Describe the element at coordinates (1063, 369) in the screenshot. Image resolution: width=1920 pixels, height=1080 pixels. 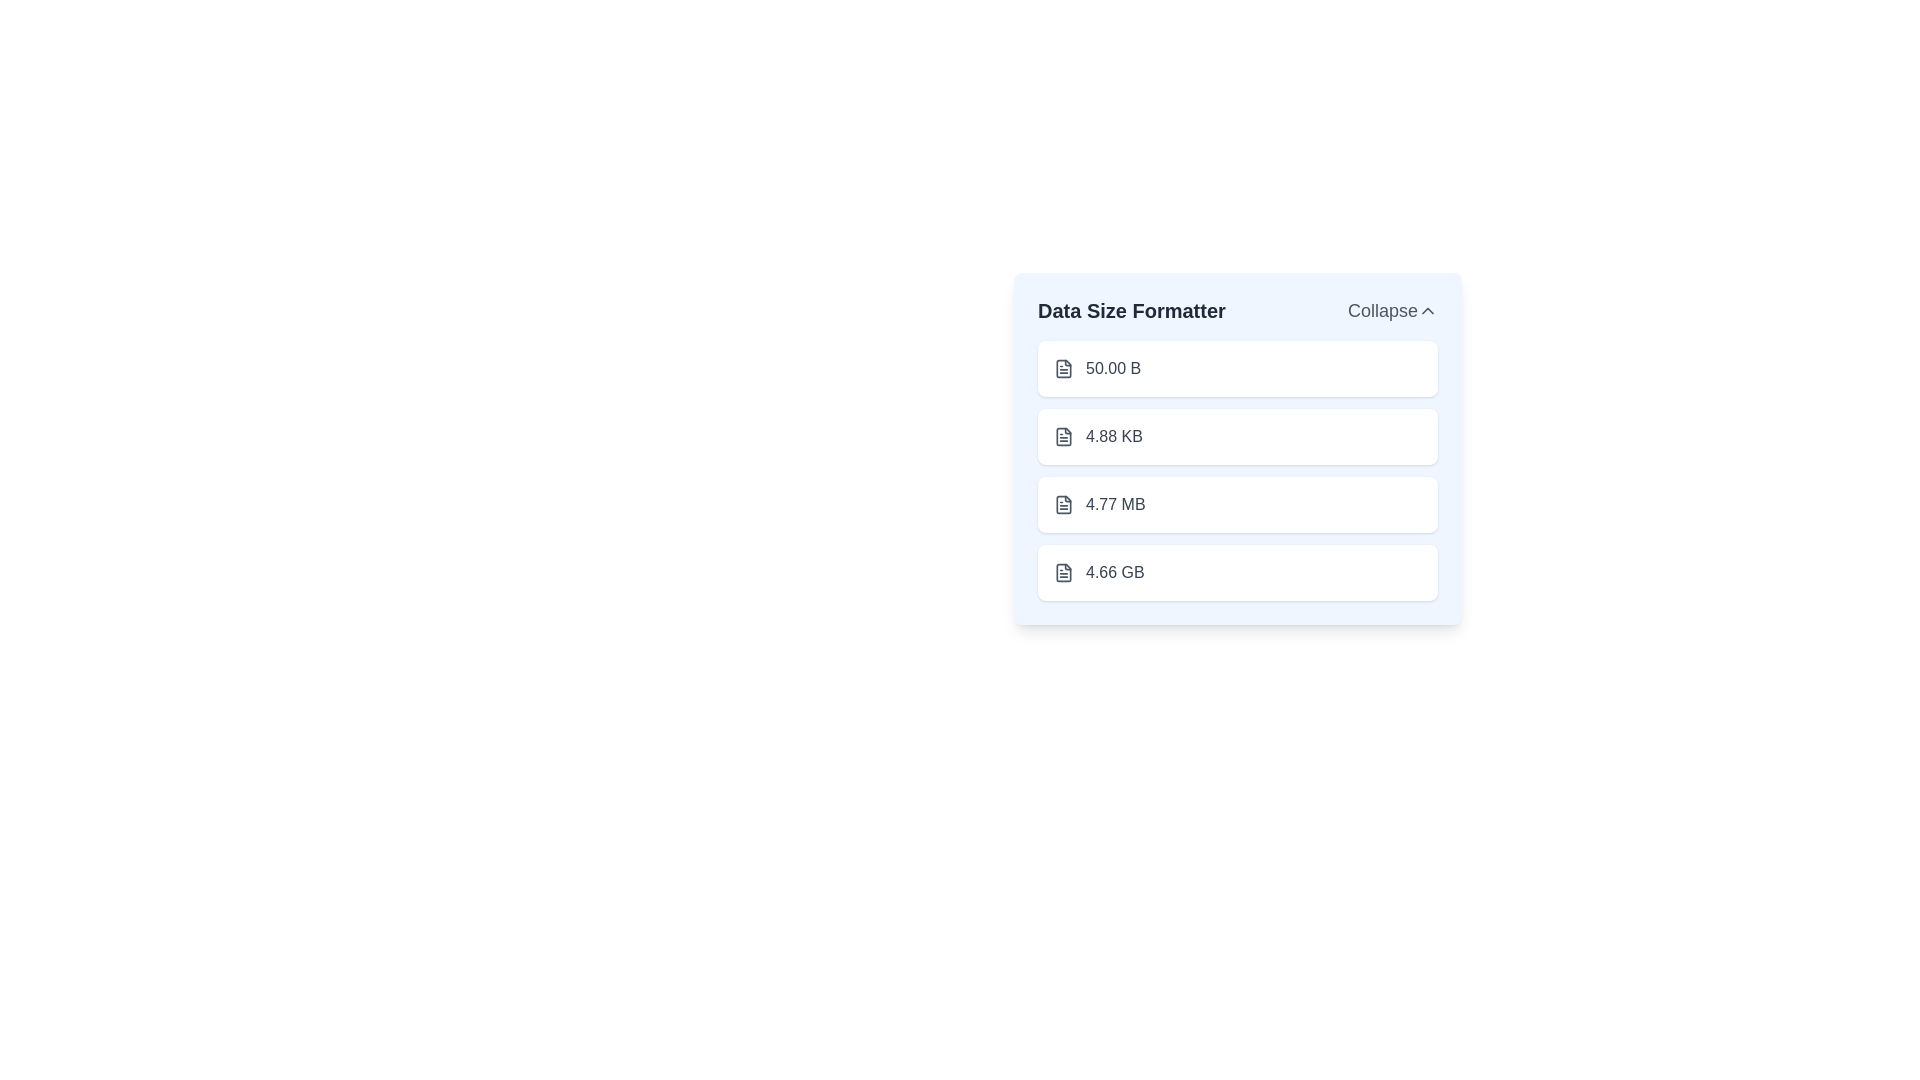
I see `the decorative vector icon located near the left side of the 'Data Size Formatter' section that prefixes the text '50.00 B'` at that location.